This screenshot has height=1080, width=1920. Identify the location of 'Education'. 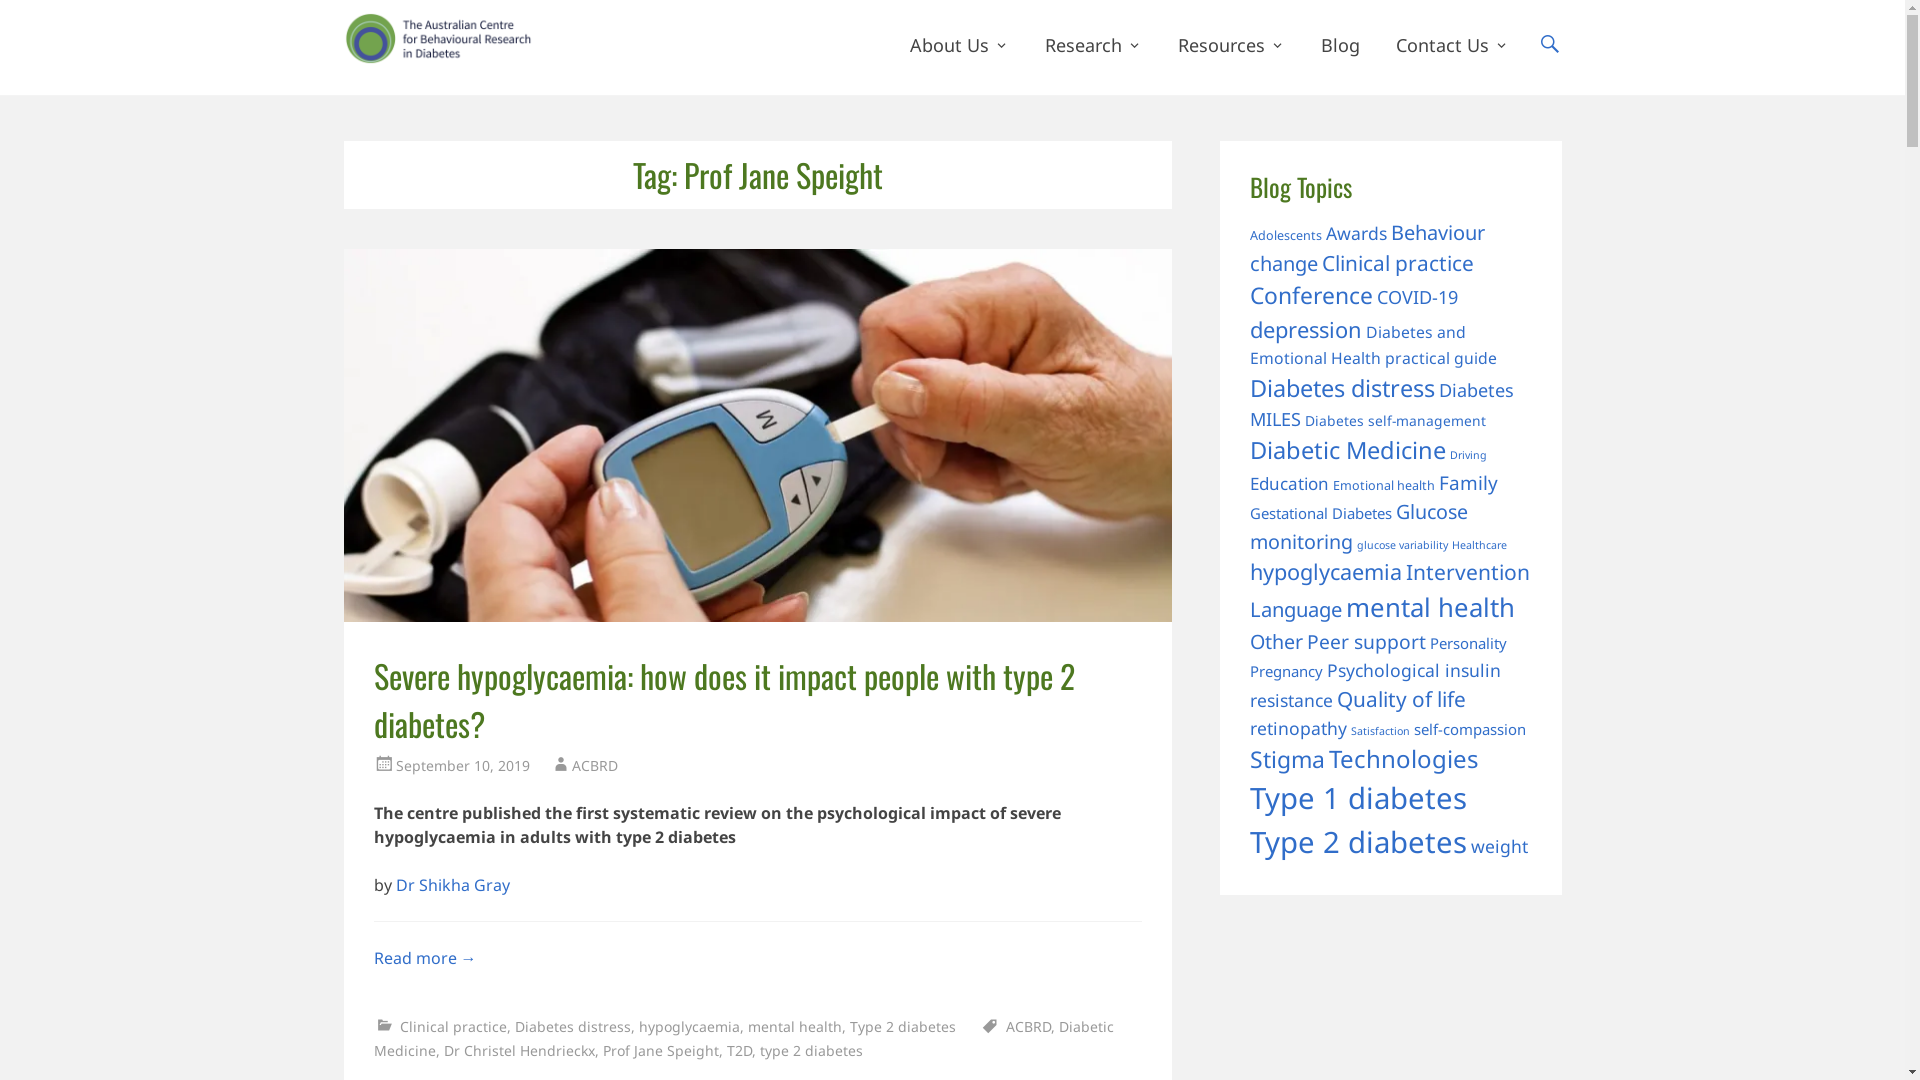
(1289, 483).